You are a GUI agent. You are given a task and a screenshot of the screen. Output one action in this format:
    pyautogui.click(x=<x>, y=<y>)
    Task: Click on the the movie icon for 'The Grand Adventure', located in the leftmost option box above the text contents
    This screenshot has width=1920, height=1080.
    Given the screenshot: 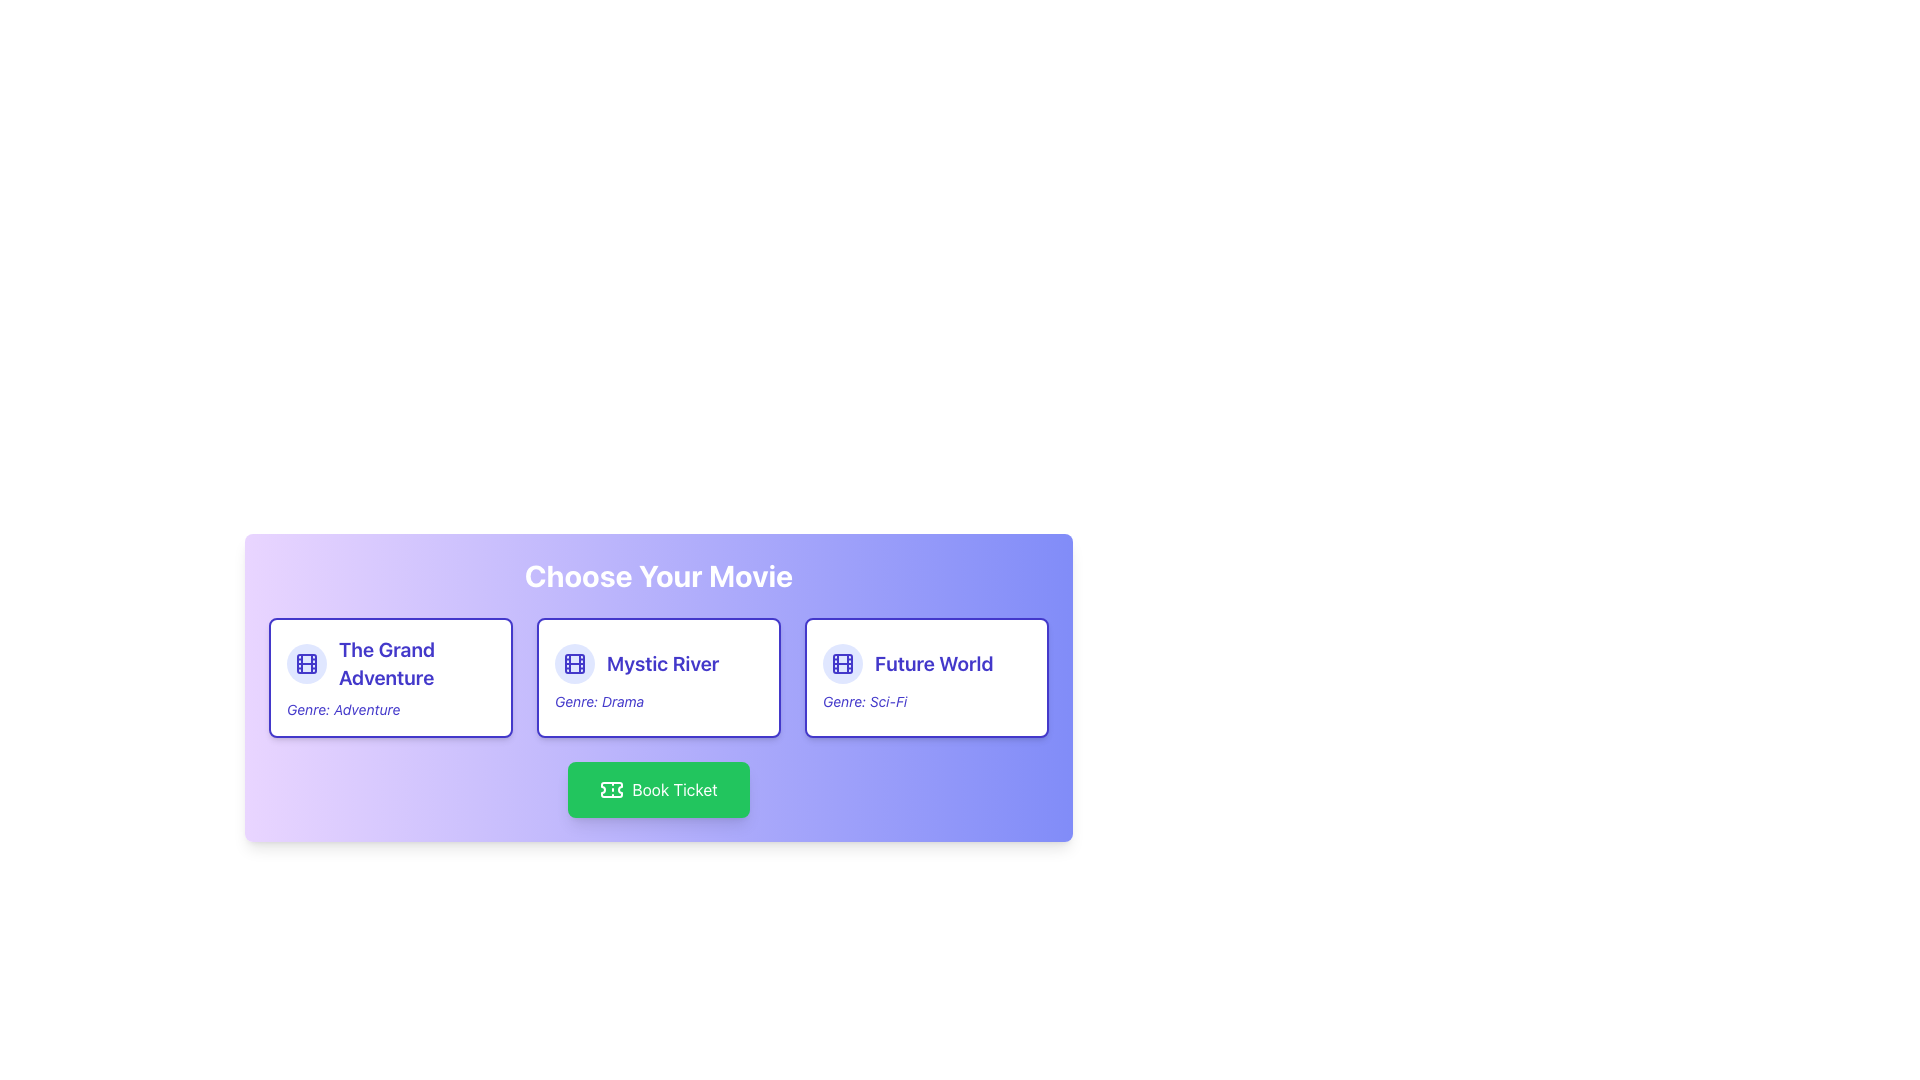 What is the action you would take?
    pyautogui.click(x=306, y=663)
    